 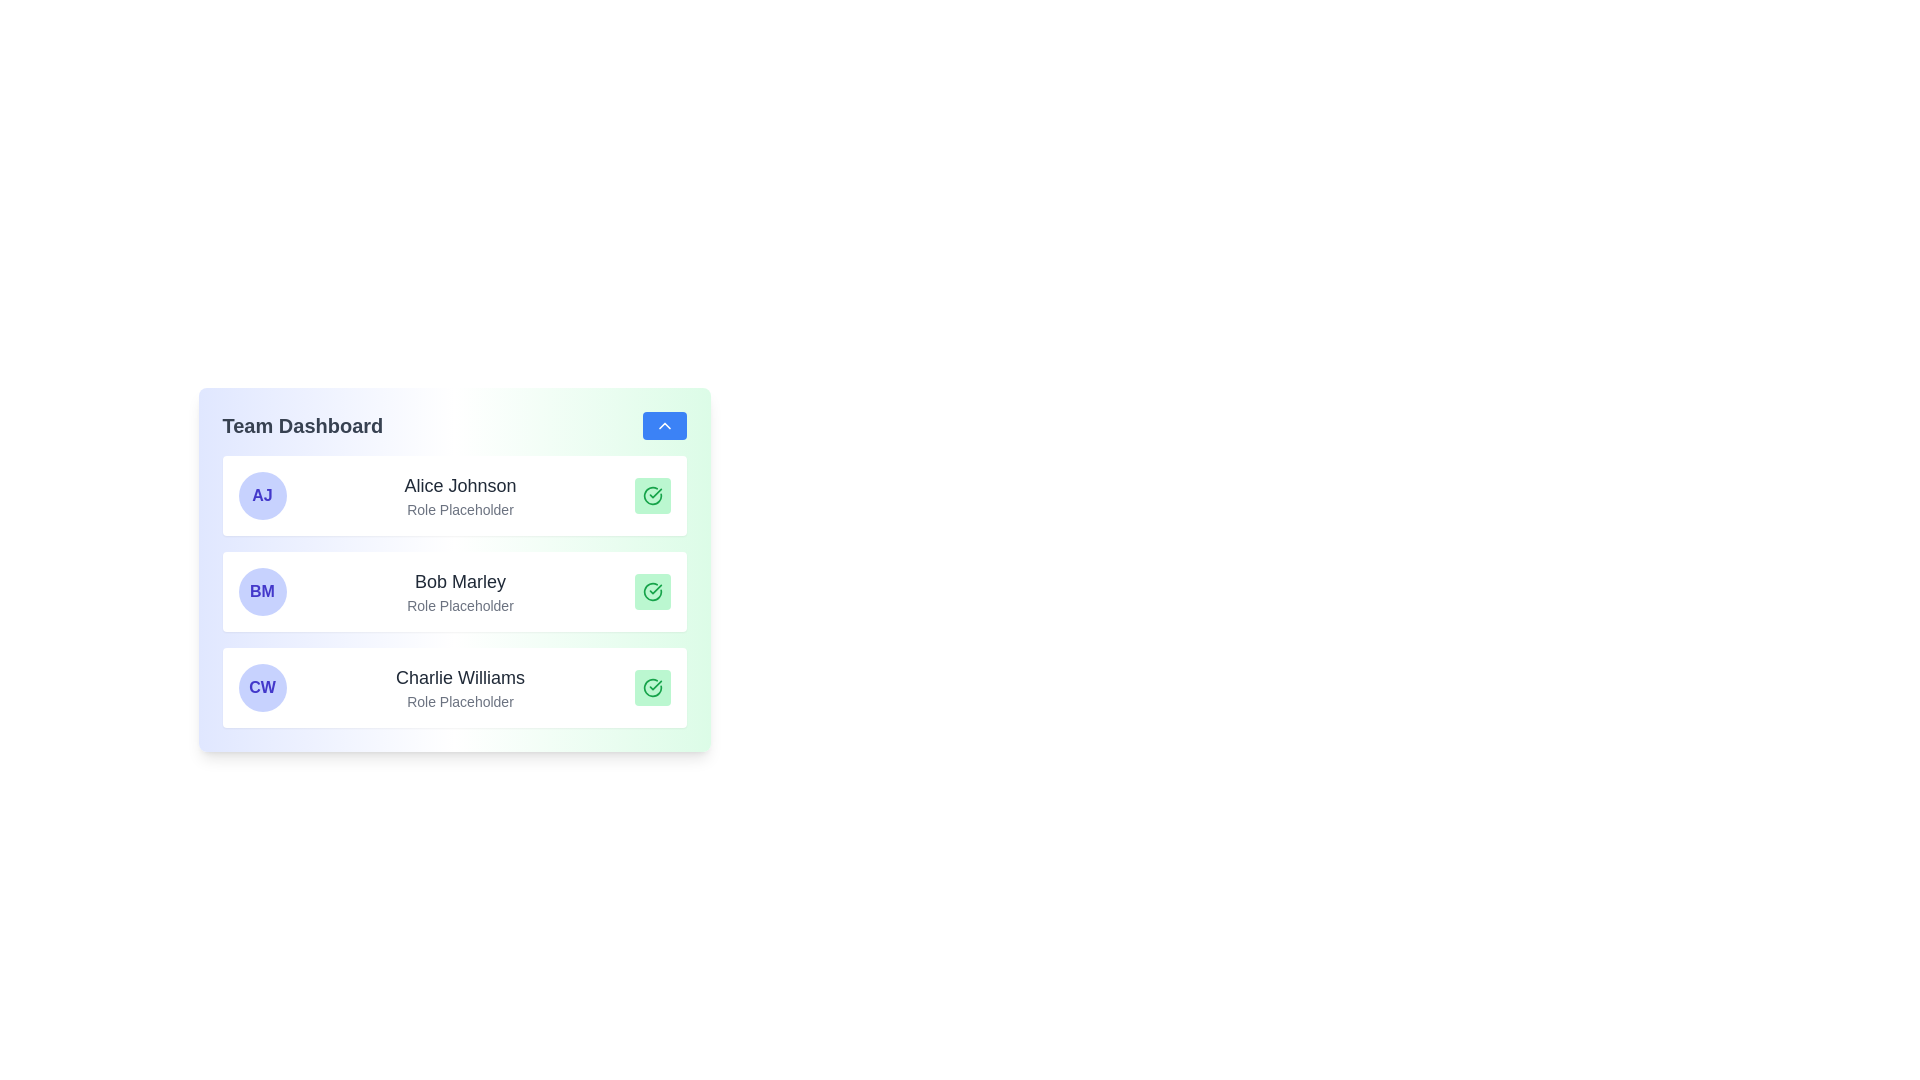 What do you see at coordinates (652, 590) in the screenshot?
I see `the green circular checkmark icon associated with user 'Bob Marley', which is the middle icon in a vertical list of similar icons` at bounding box center [652, 590].